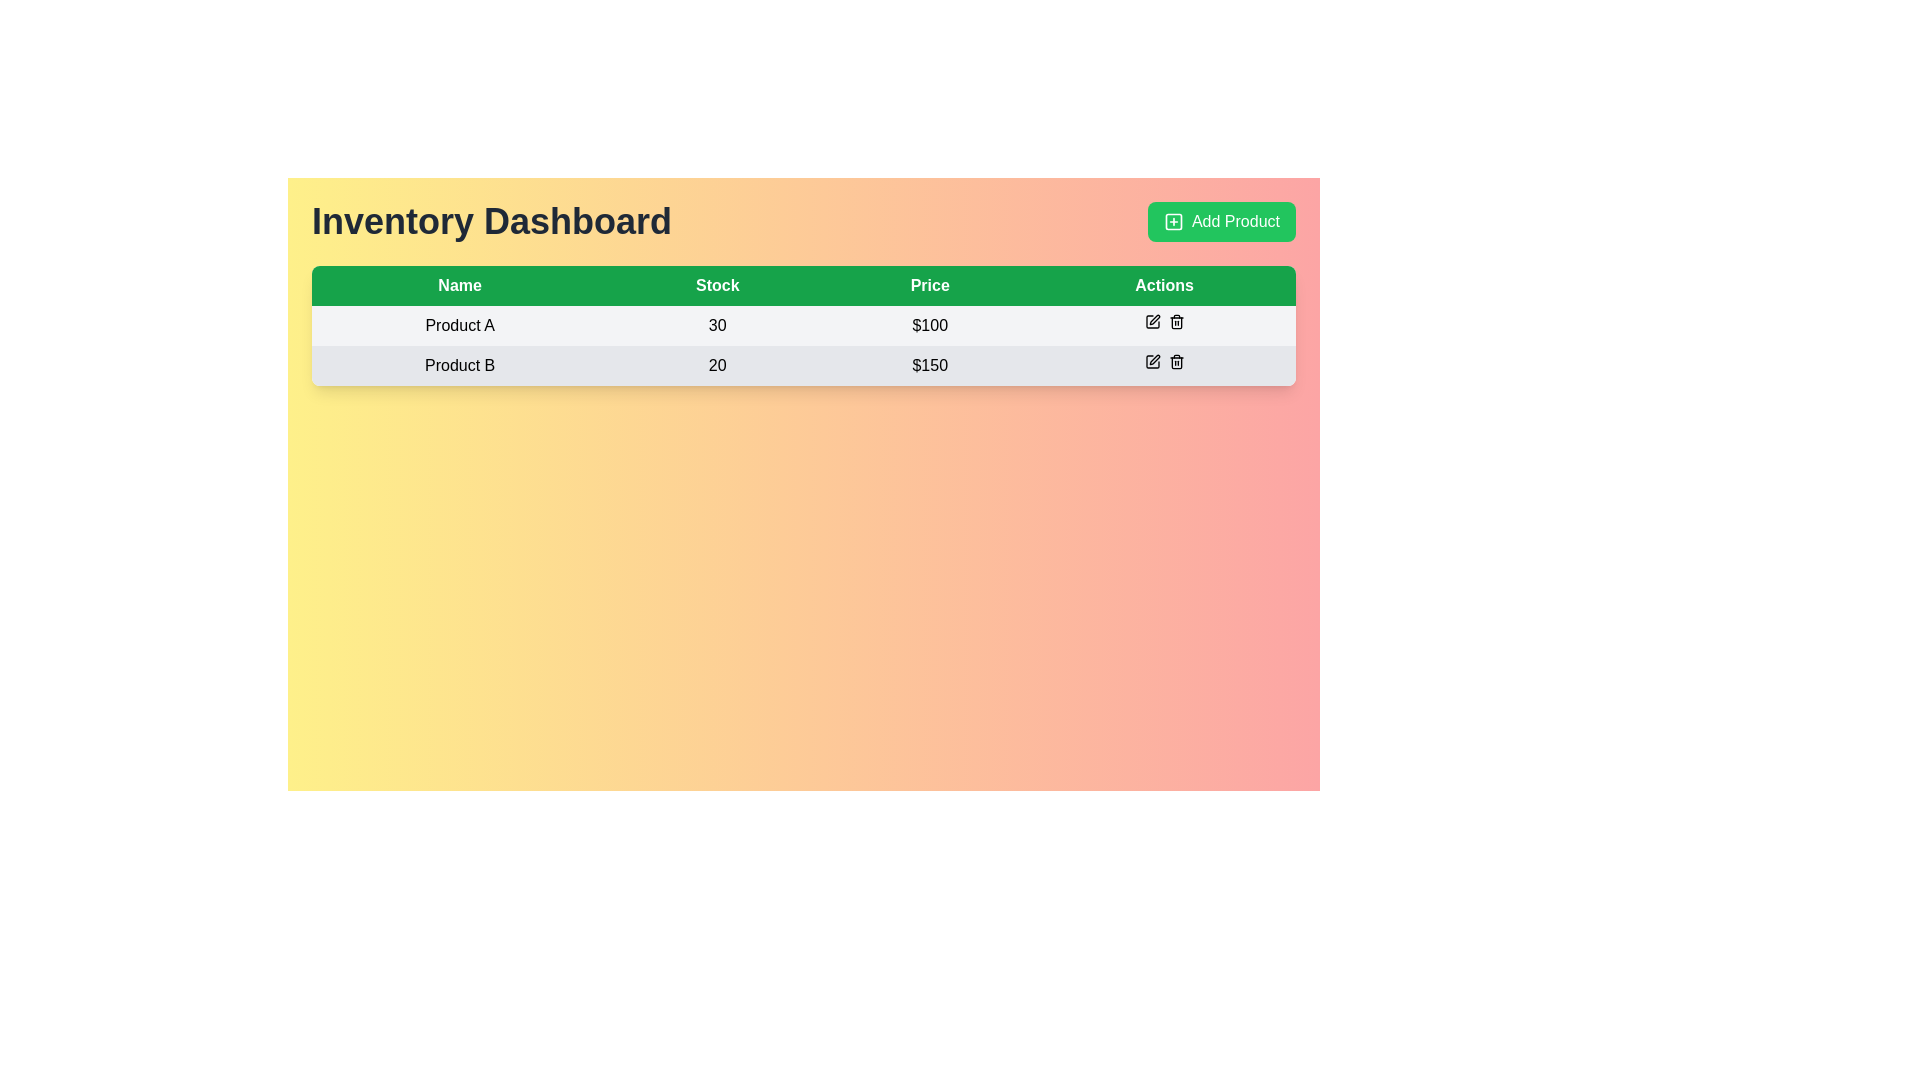 The width and height of the screenshot is (1920, 1080). What do you see at coordinates (1164, 285) in the screenshot?
I see `the label with a green background and white text reading 'Actions', located at the far right of the top header row` at bounding box center [1164, 285].